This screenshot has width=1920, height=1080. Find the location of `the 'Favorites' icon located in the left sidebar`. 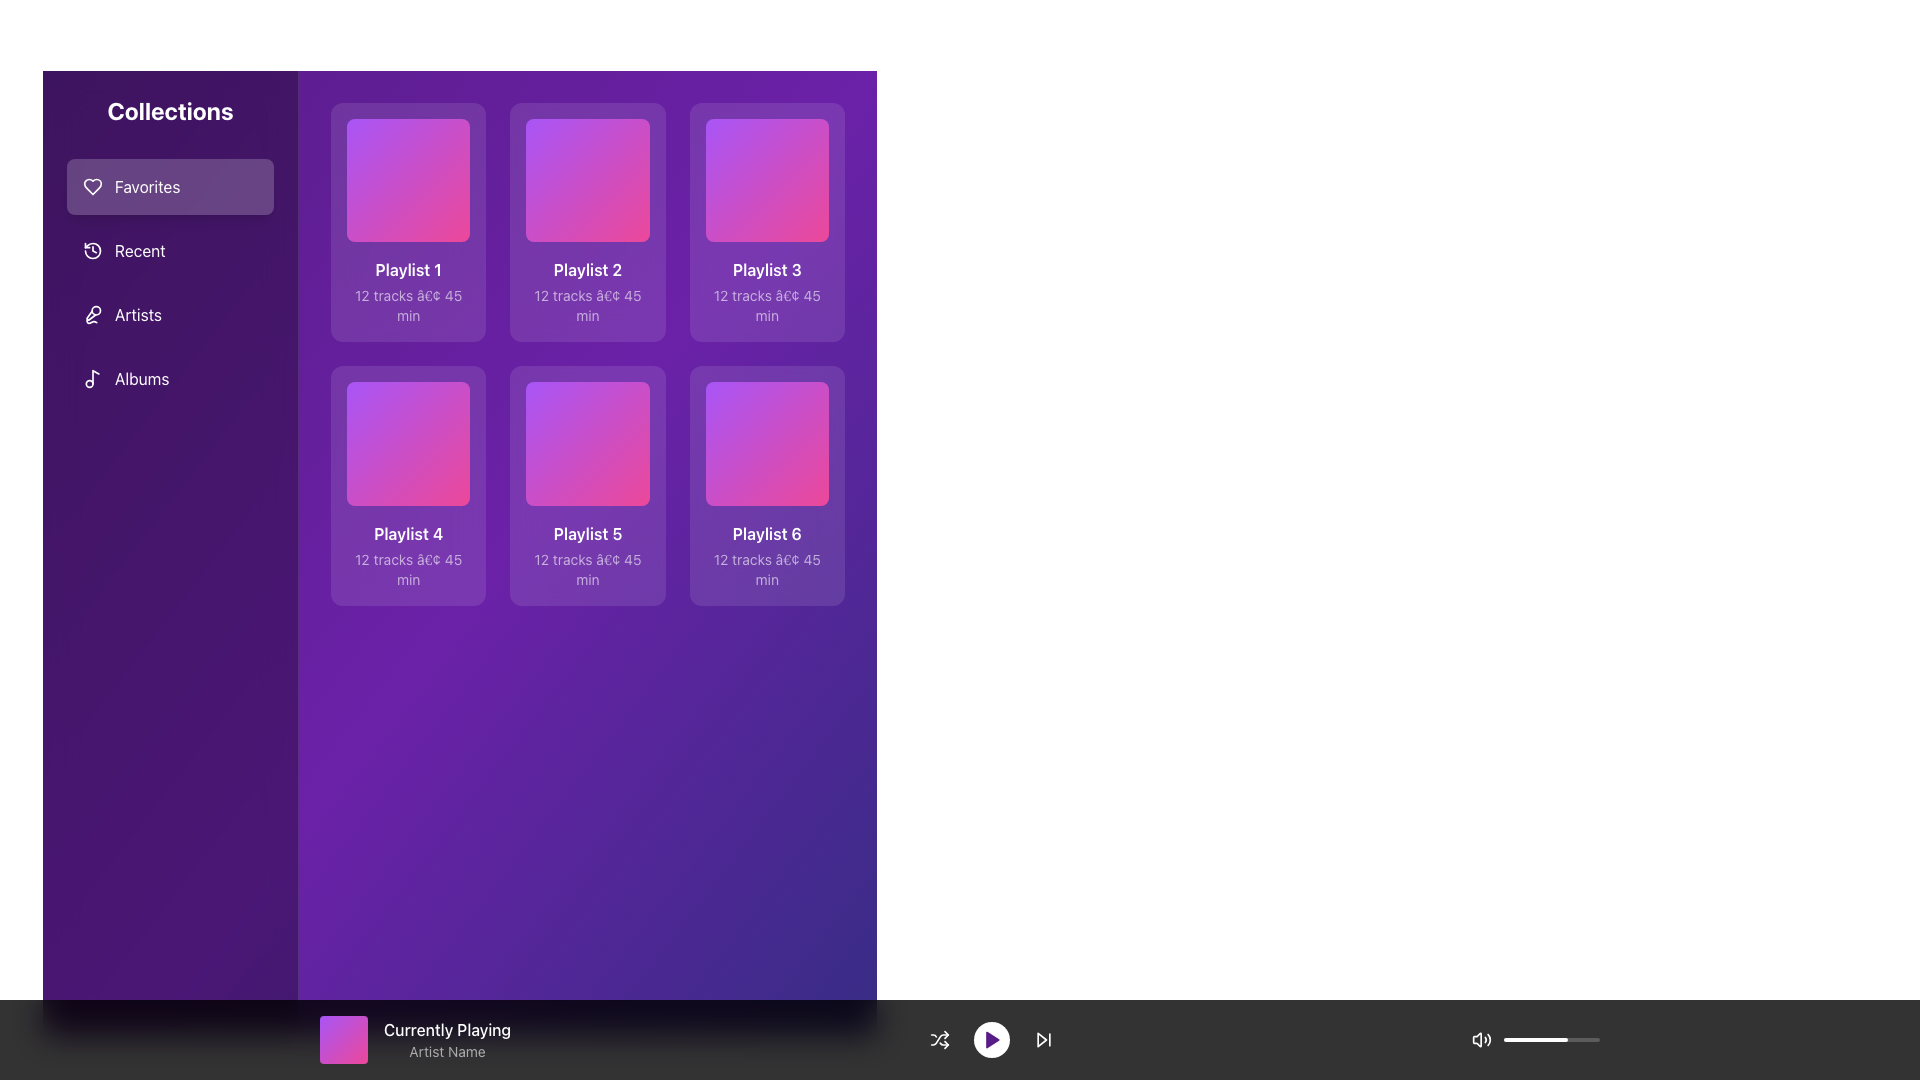

the 'Favorites' icon located in the left sidebar is located at coordinates (91, 186).